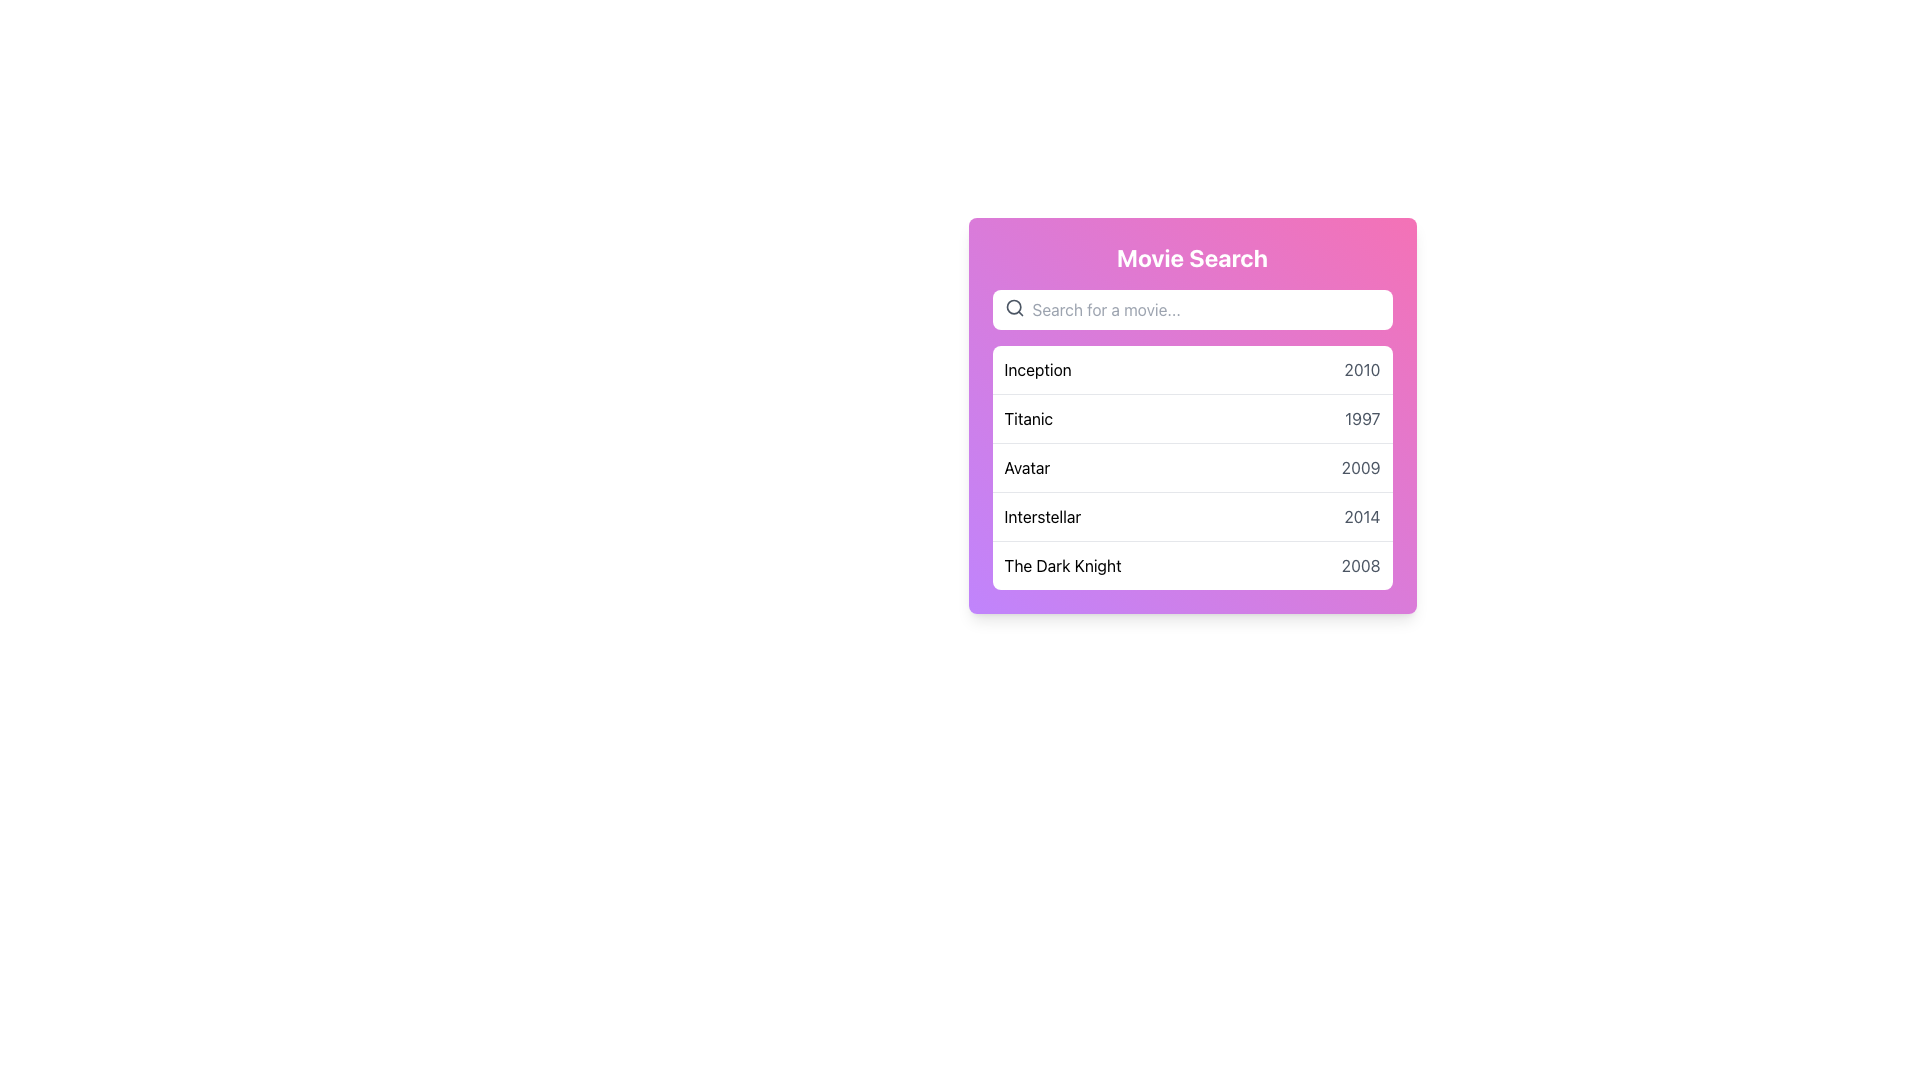  What do you see at coordinates (1361, 418) in the screenshot?
I see `the text label indicating the release year of the movie 'Titanic', which is the second year in a right-aligned column of release years` at bounding box center [1361, 418].